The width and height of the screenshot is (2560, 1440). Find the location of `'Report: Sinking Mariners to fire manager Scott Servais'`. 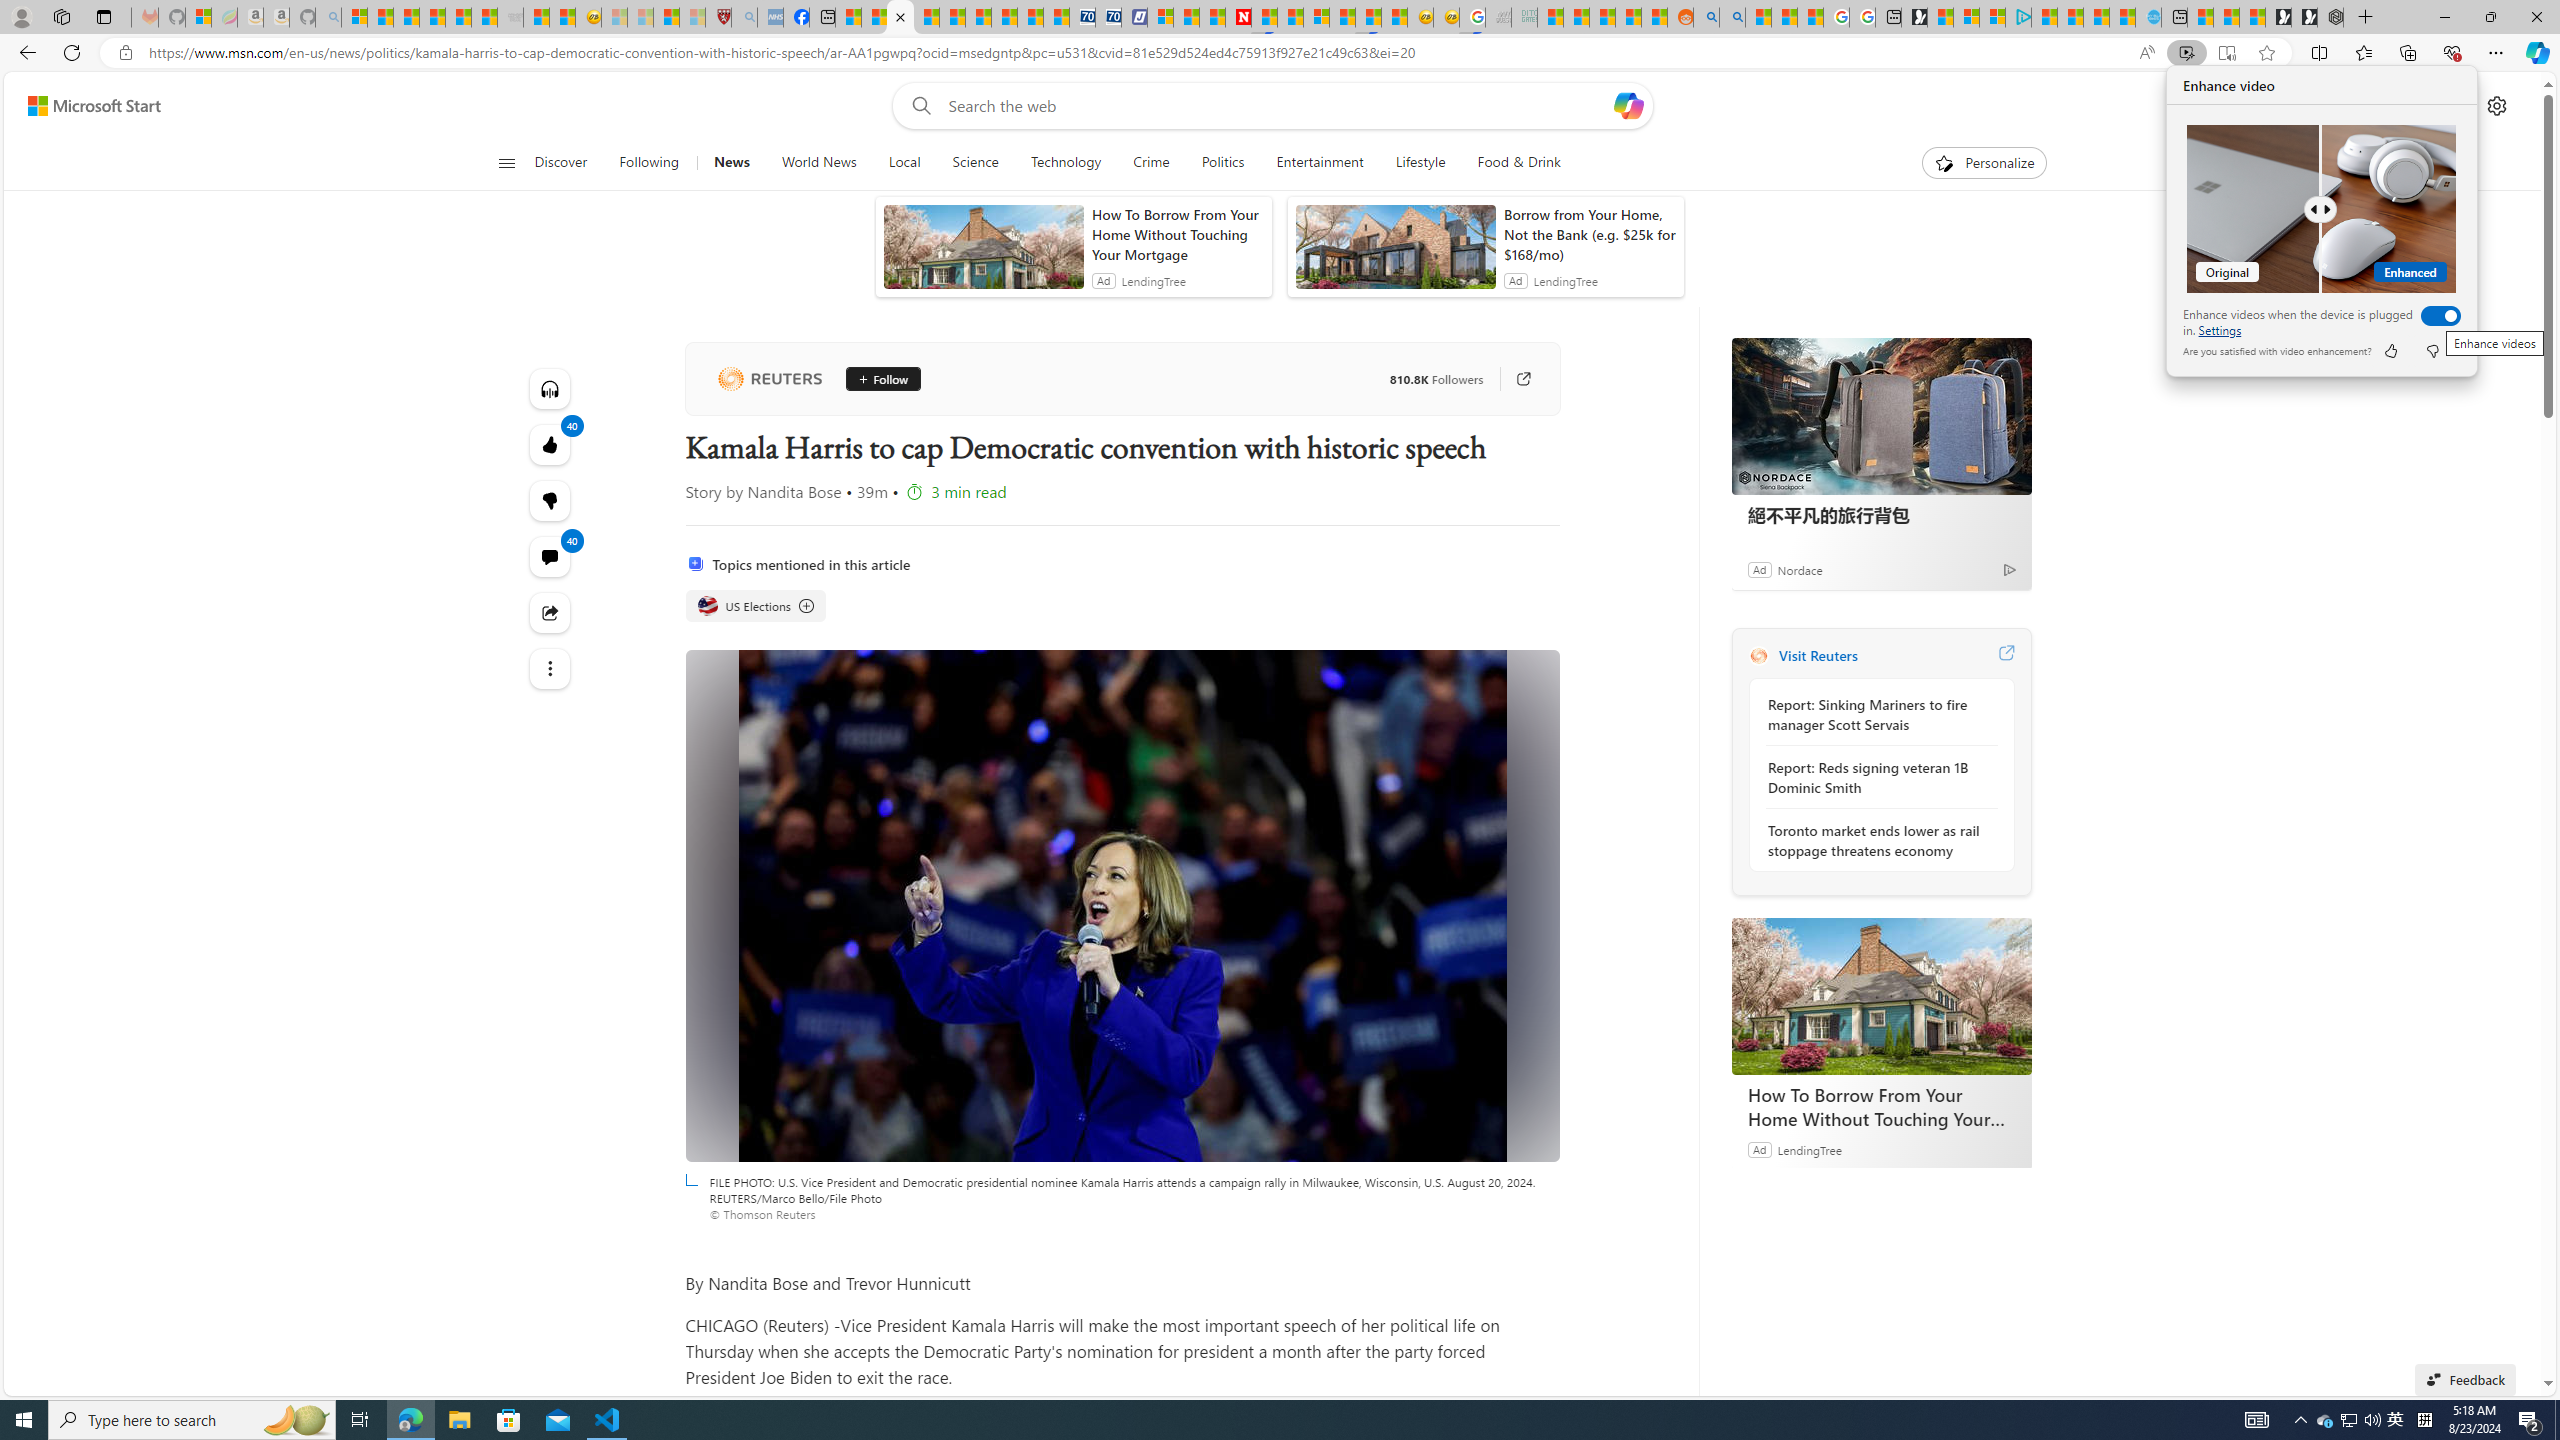

'Report: Sinking Mariners to fire manager Scott Servais' is located at coordinates (1875, 713).